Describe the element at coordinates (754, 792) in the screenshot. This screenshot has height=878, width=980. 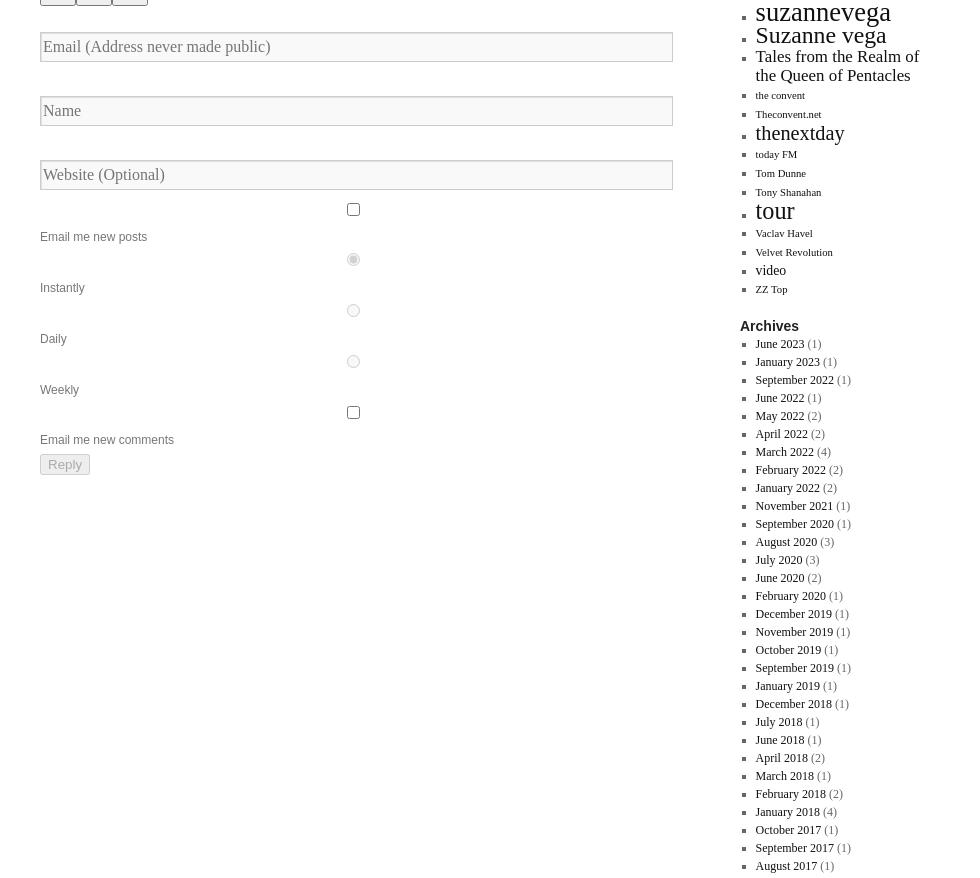
I see `'February 2018'` at that location.